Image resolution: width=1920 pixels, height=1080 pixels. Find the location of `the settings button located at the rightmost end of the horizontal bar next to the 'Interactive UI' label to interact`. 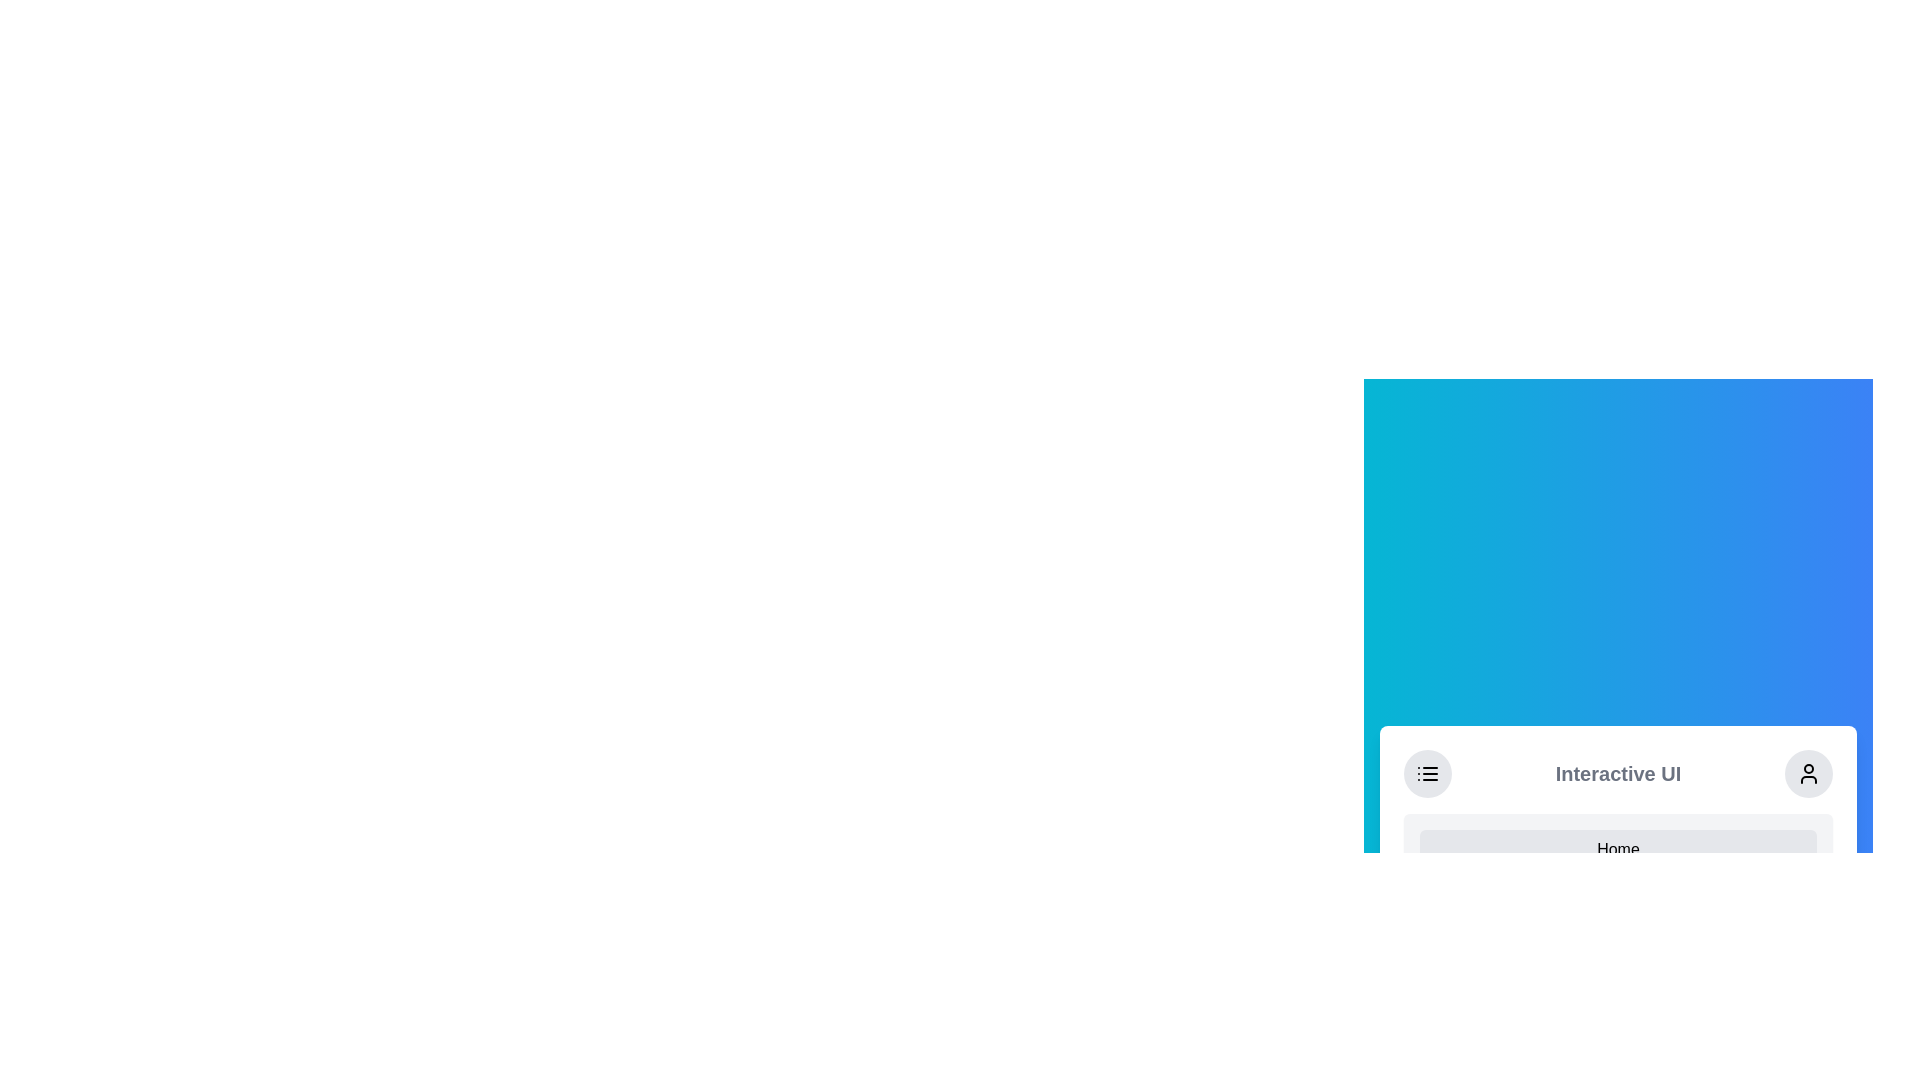

the settings button located at the rightmost end of the horizontal bar next to the 'Interactive UI' label to interact is located at coordinates (1809, 773).